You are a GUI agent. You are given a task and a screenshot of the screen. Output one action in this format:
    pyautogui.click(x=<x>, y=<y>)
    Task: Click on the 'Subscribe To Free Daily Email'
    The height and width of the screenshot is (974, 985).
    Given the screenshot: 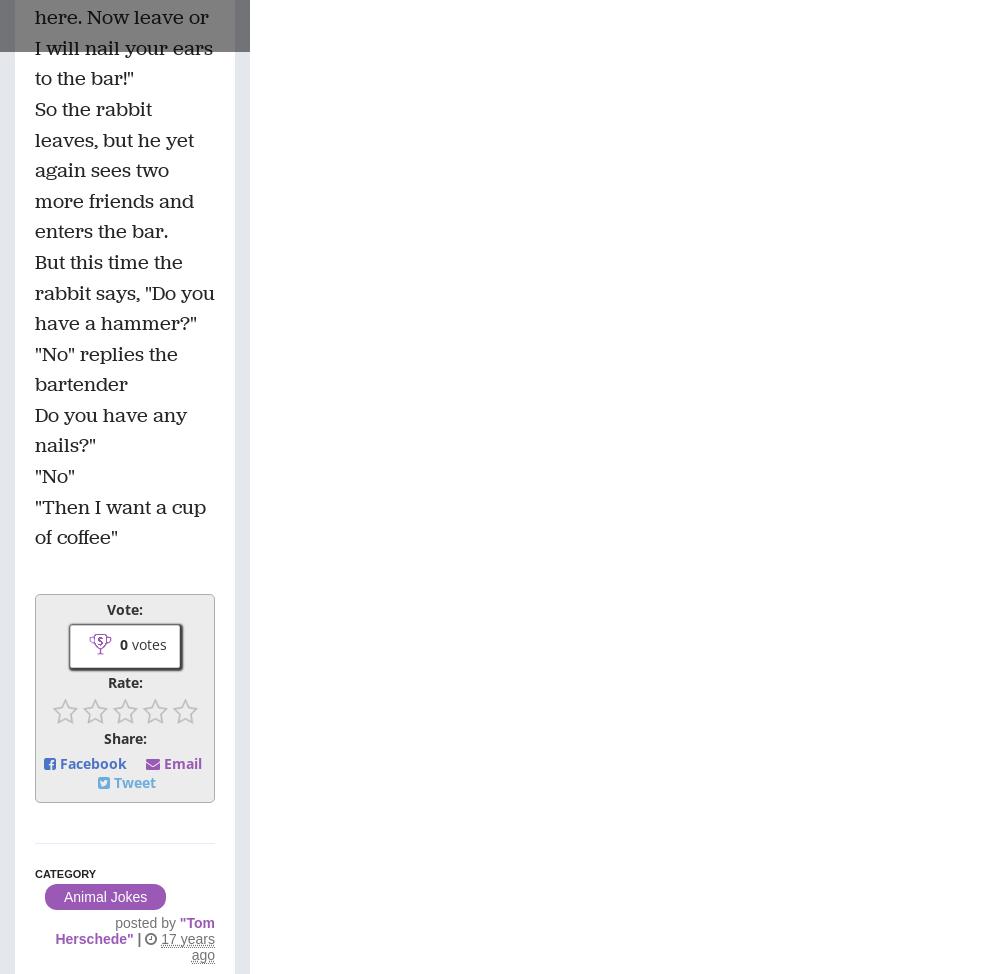 What is the action you would take?
    pyautogui.click(x=170, y=264)
    